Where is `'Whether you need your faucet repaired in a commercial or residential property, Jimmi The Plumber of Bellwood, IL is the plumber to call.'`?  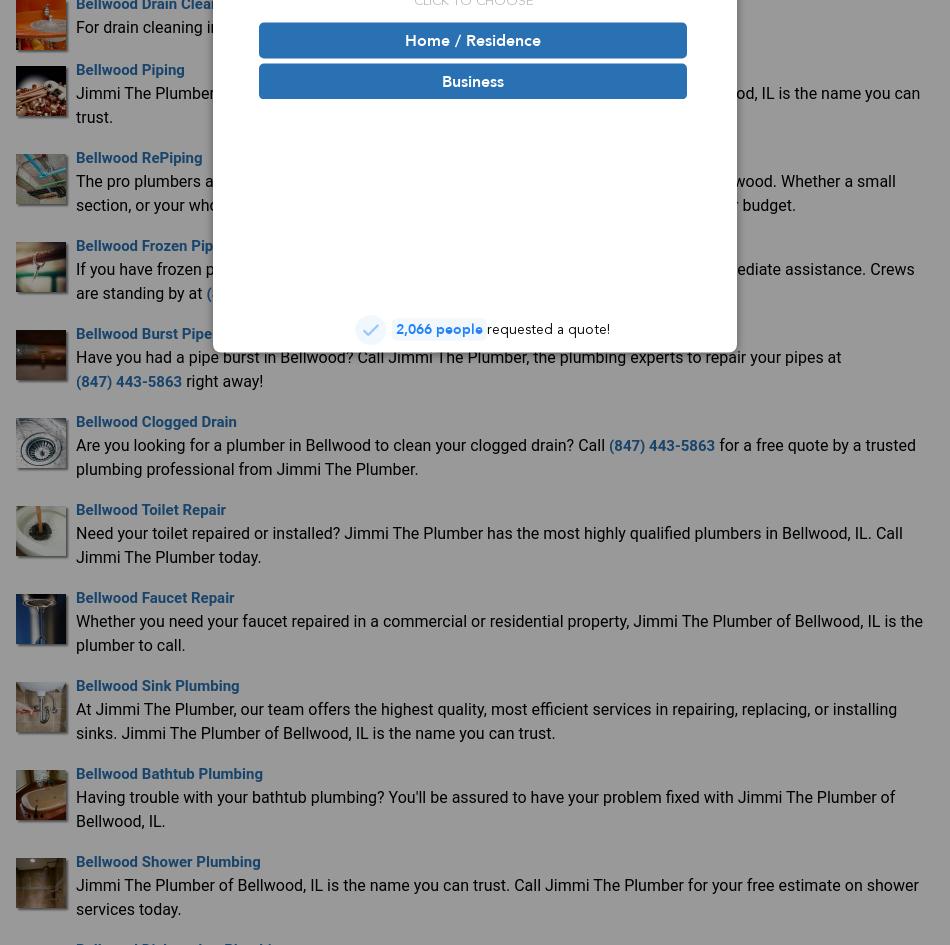 'Whether you need your faucet repaired in a commercial or residential property, Jimmi The Plumber of Bellwood, IL is the plumber to call.' is located at coordinates (499, 631).